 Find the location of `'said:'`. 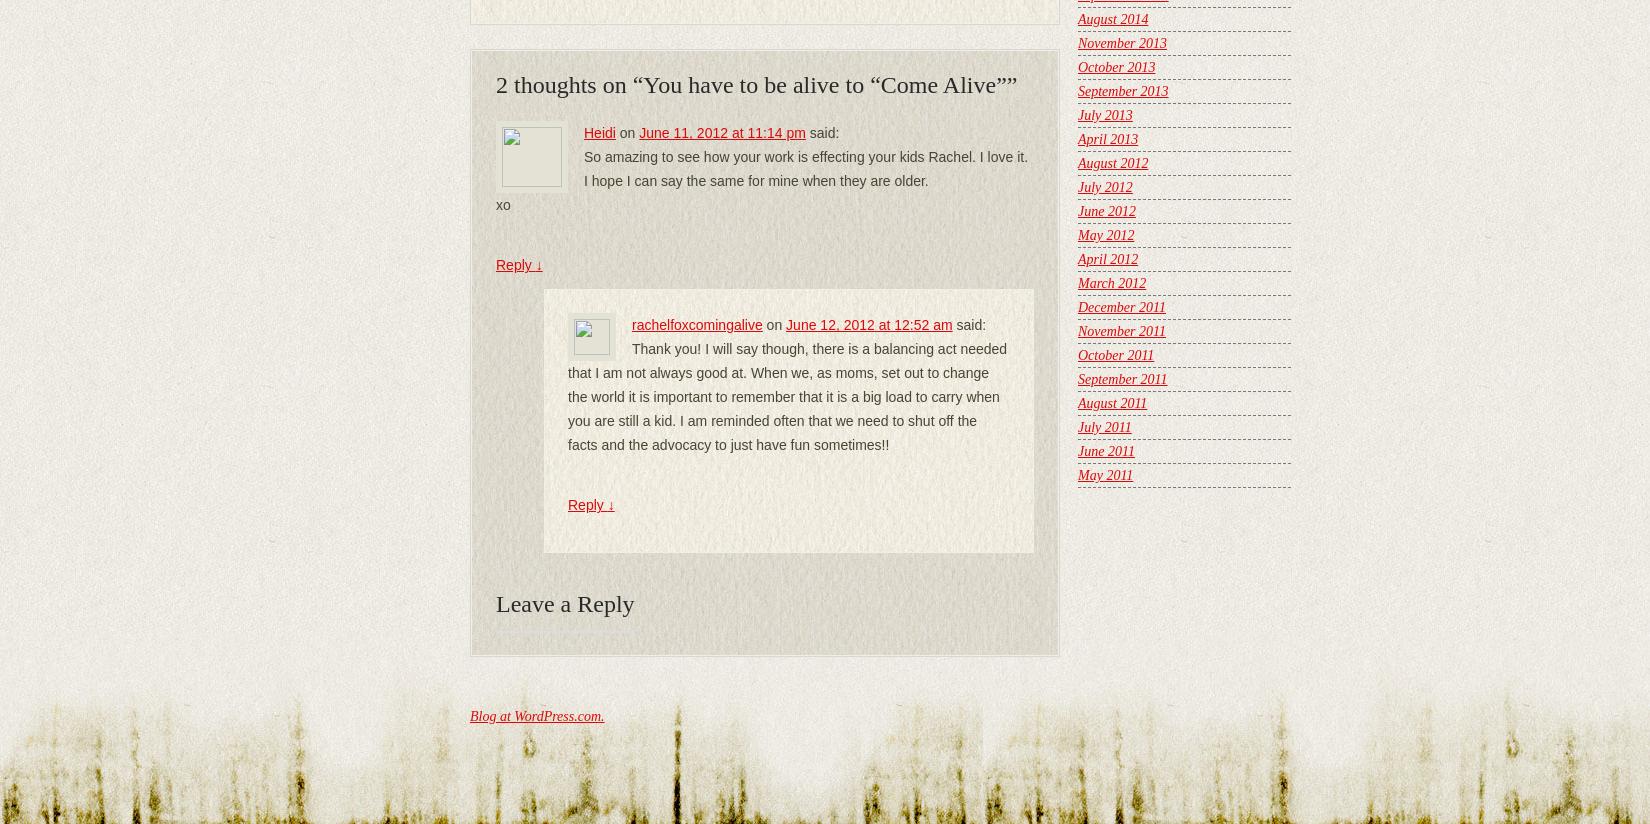

'said:' is located at coordinates (823, 132).